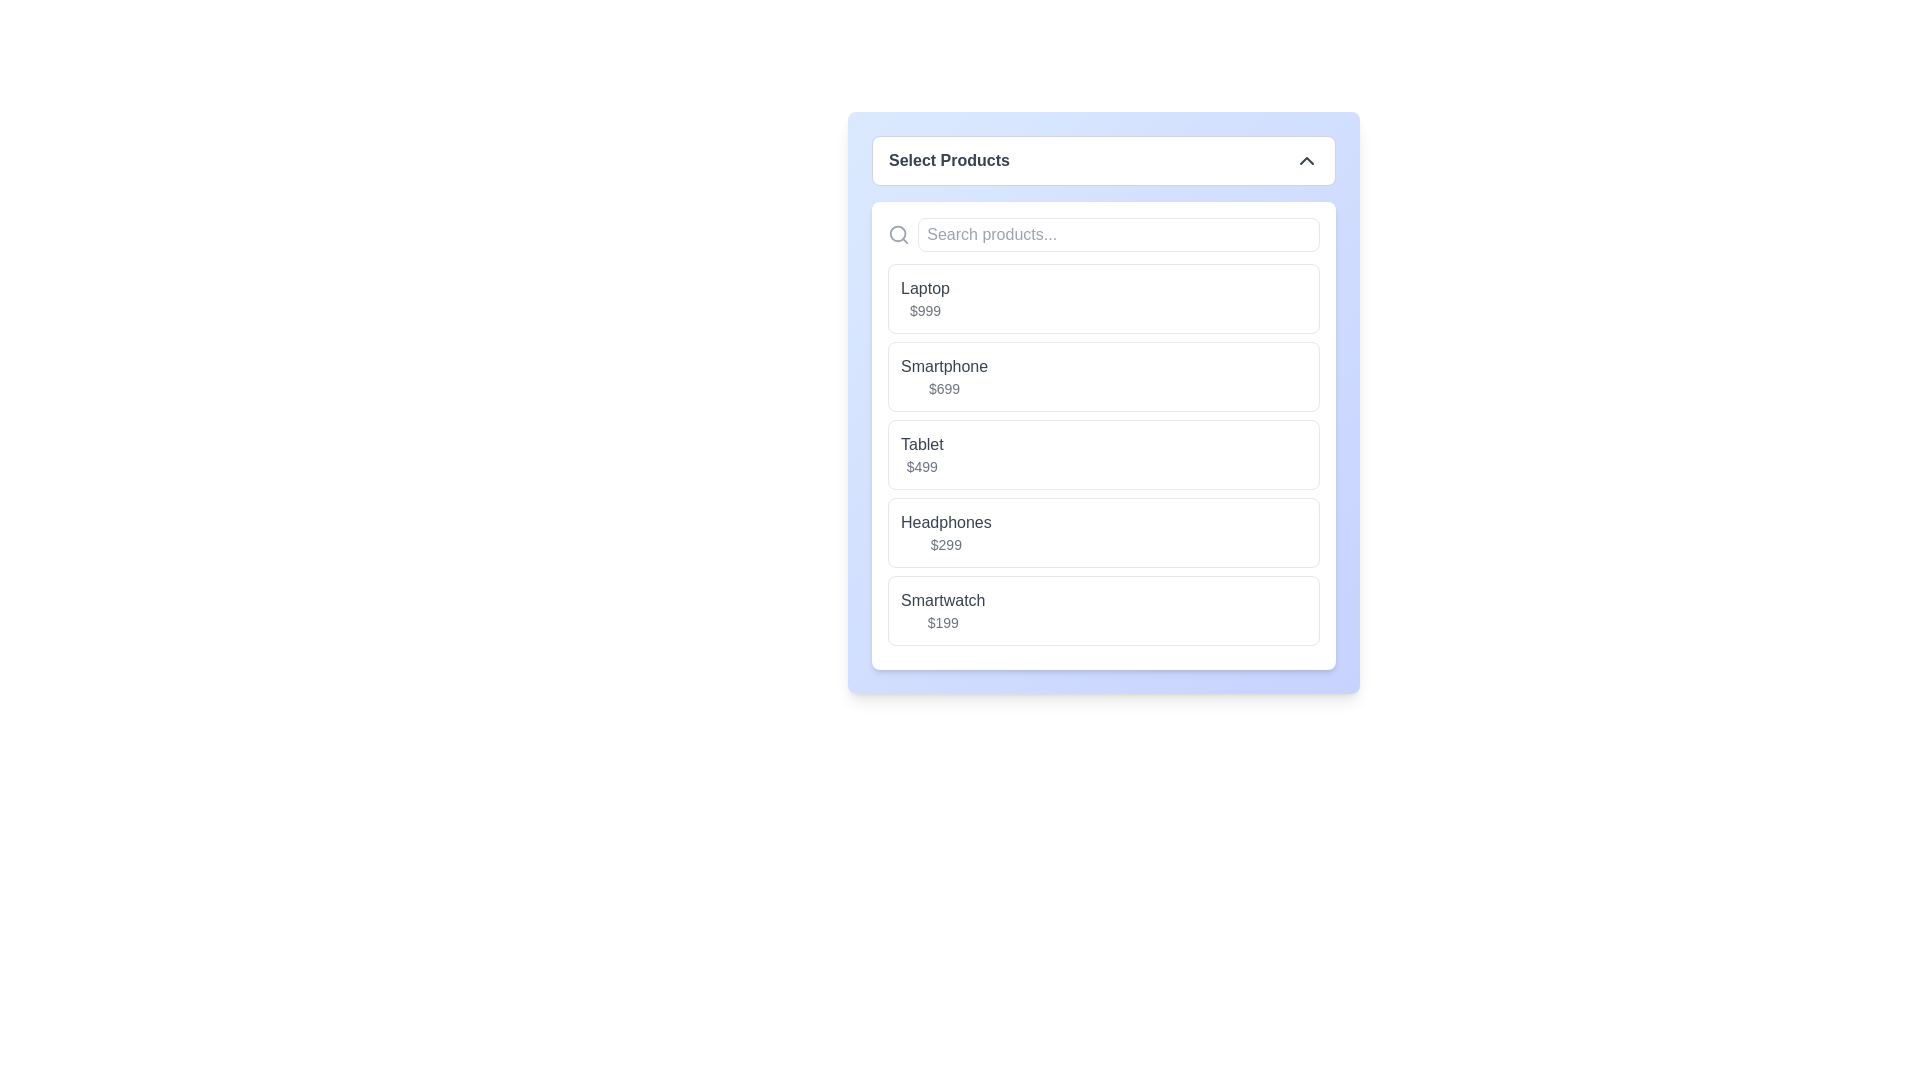 This screenshot has width=1920, height=1080. What do you see at coordinates (920, 455) in the screenshot?
I see `the list item containing the product 'Tablet' priced at '$499'` at bounding box center [920, 455].